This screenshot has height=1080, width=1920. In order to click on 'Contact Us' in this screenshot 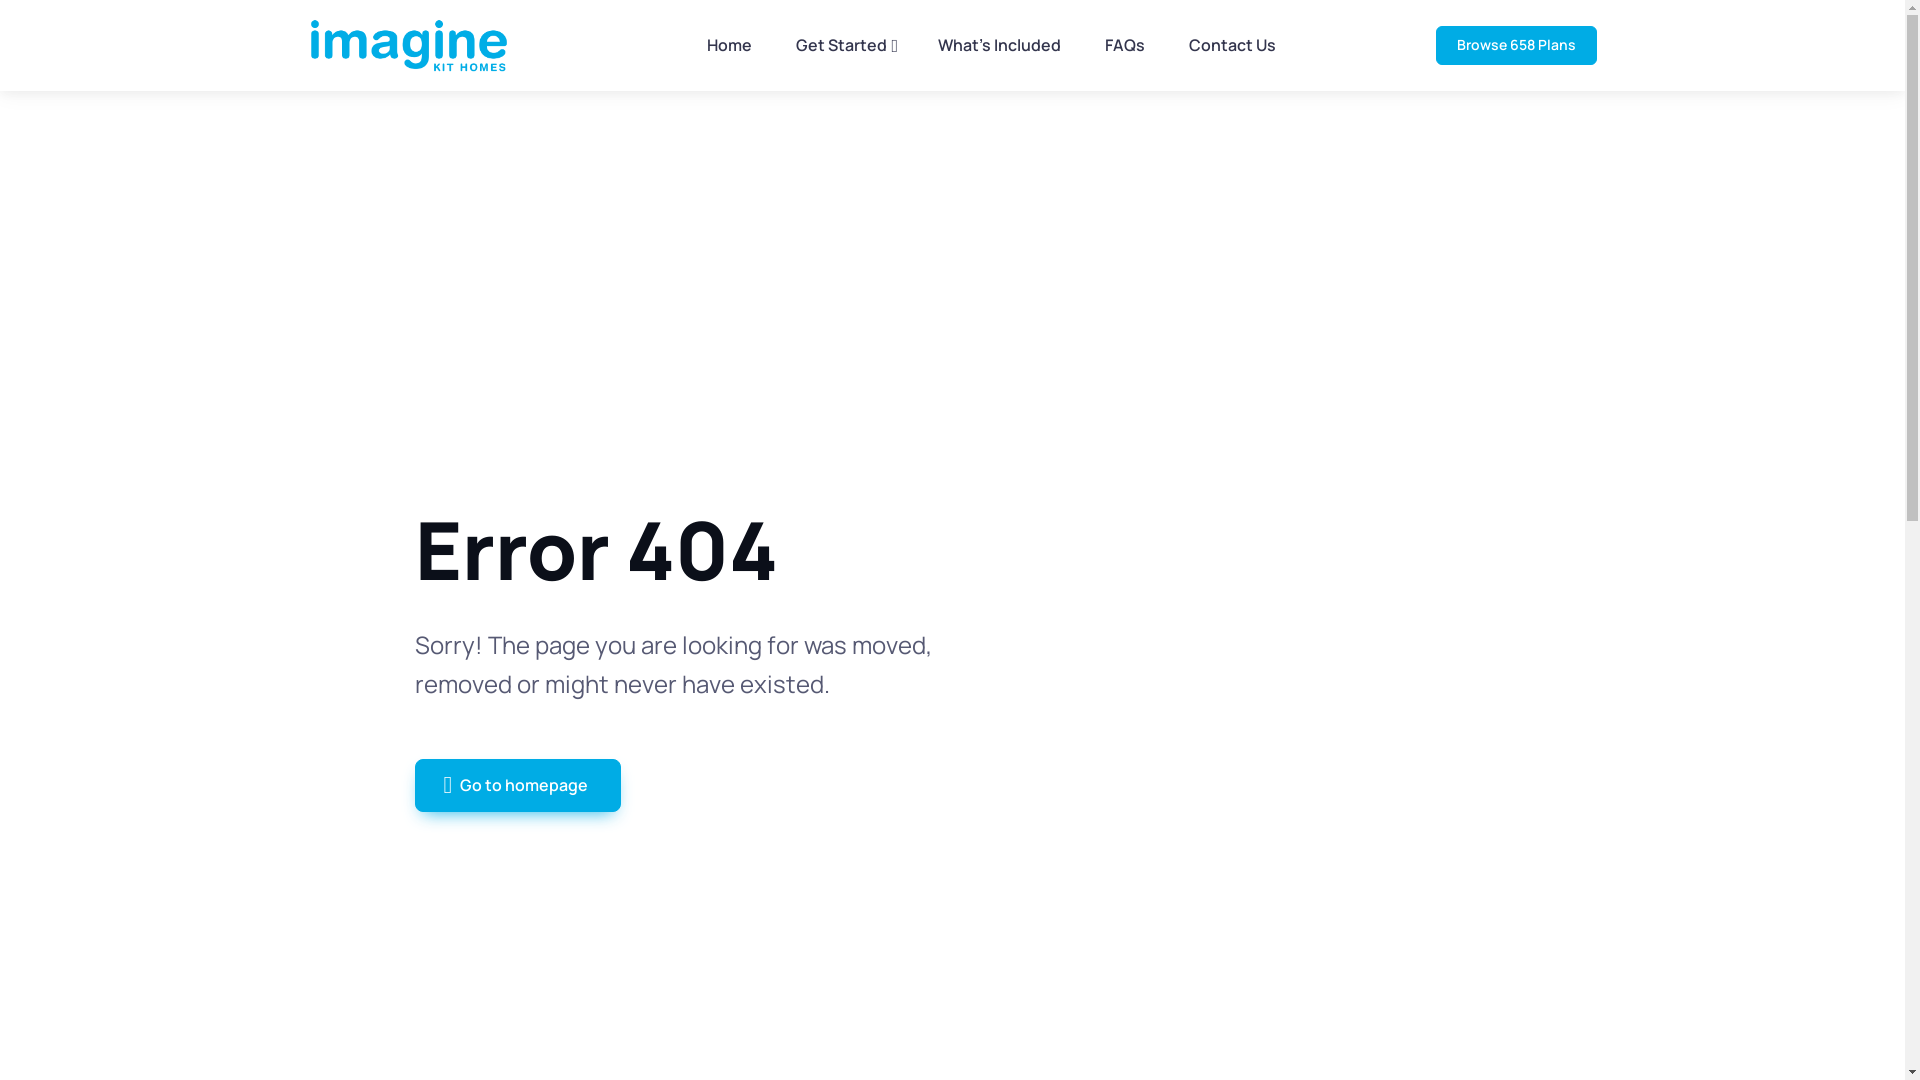, I will do `click(1231, 45)`.